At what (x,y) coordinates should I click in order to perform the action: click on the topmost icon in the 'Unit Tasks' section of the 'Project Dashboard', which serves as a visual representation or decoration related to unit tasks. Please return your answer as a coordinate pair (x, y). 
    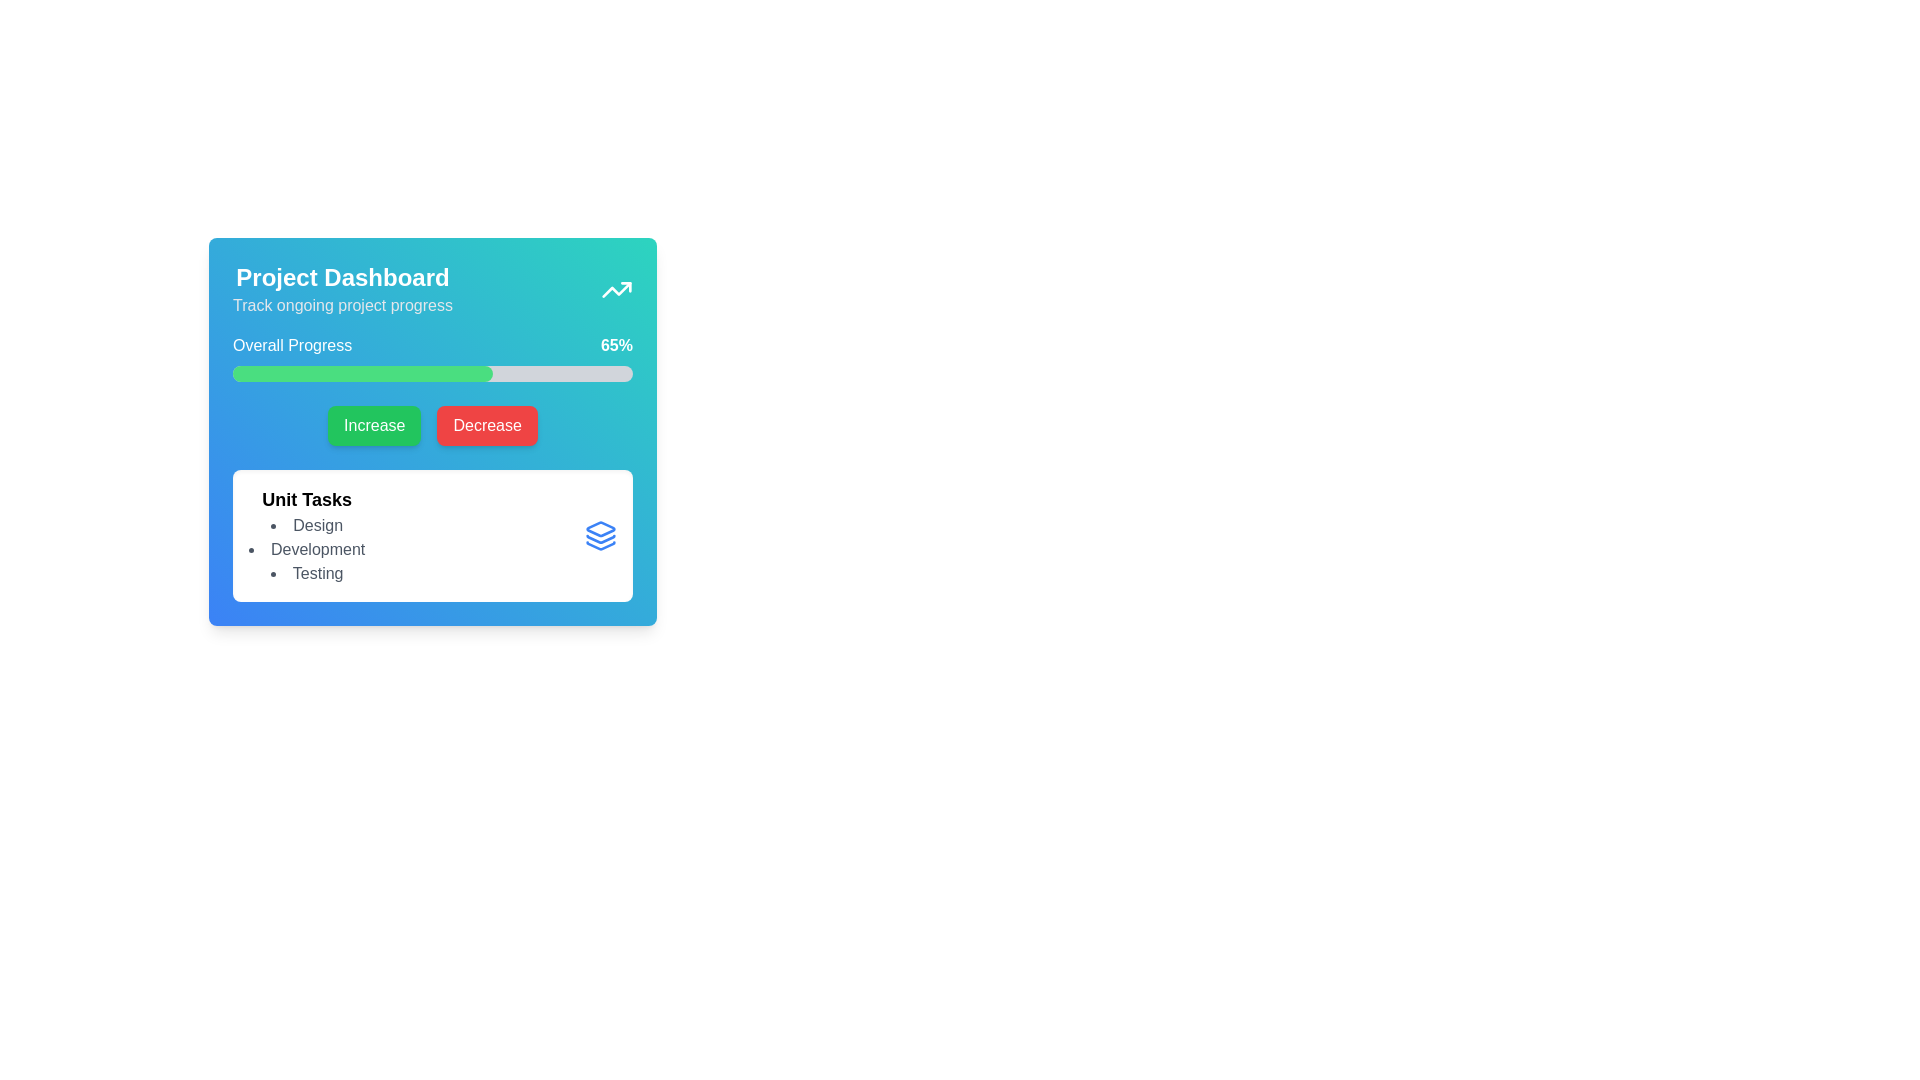
    Looking at the image, I should click on (599, 528).